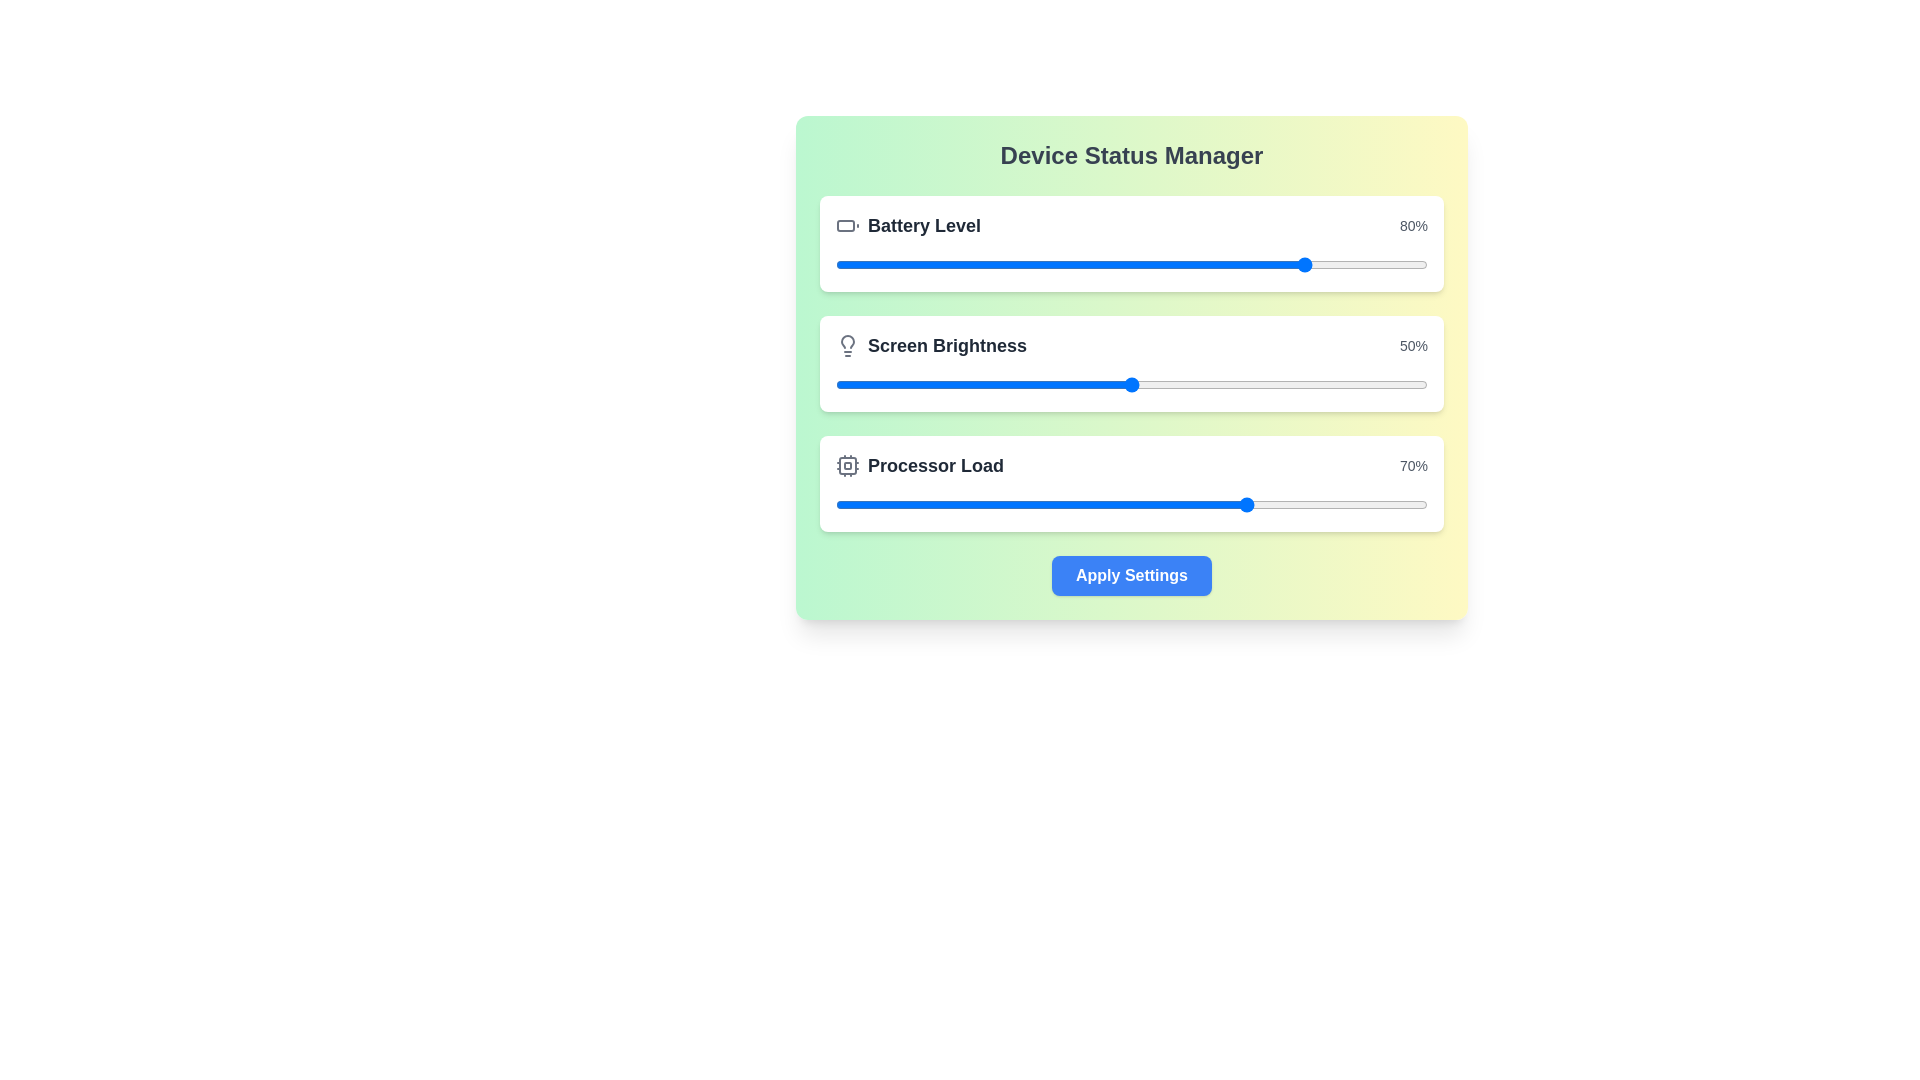 Image resolution: width=1920 pixels, height=1080 pixels. Describe the element at coordinates (978, 264) in the screenshot. I see `the battery level slider` at that location.